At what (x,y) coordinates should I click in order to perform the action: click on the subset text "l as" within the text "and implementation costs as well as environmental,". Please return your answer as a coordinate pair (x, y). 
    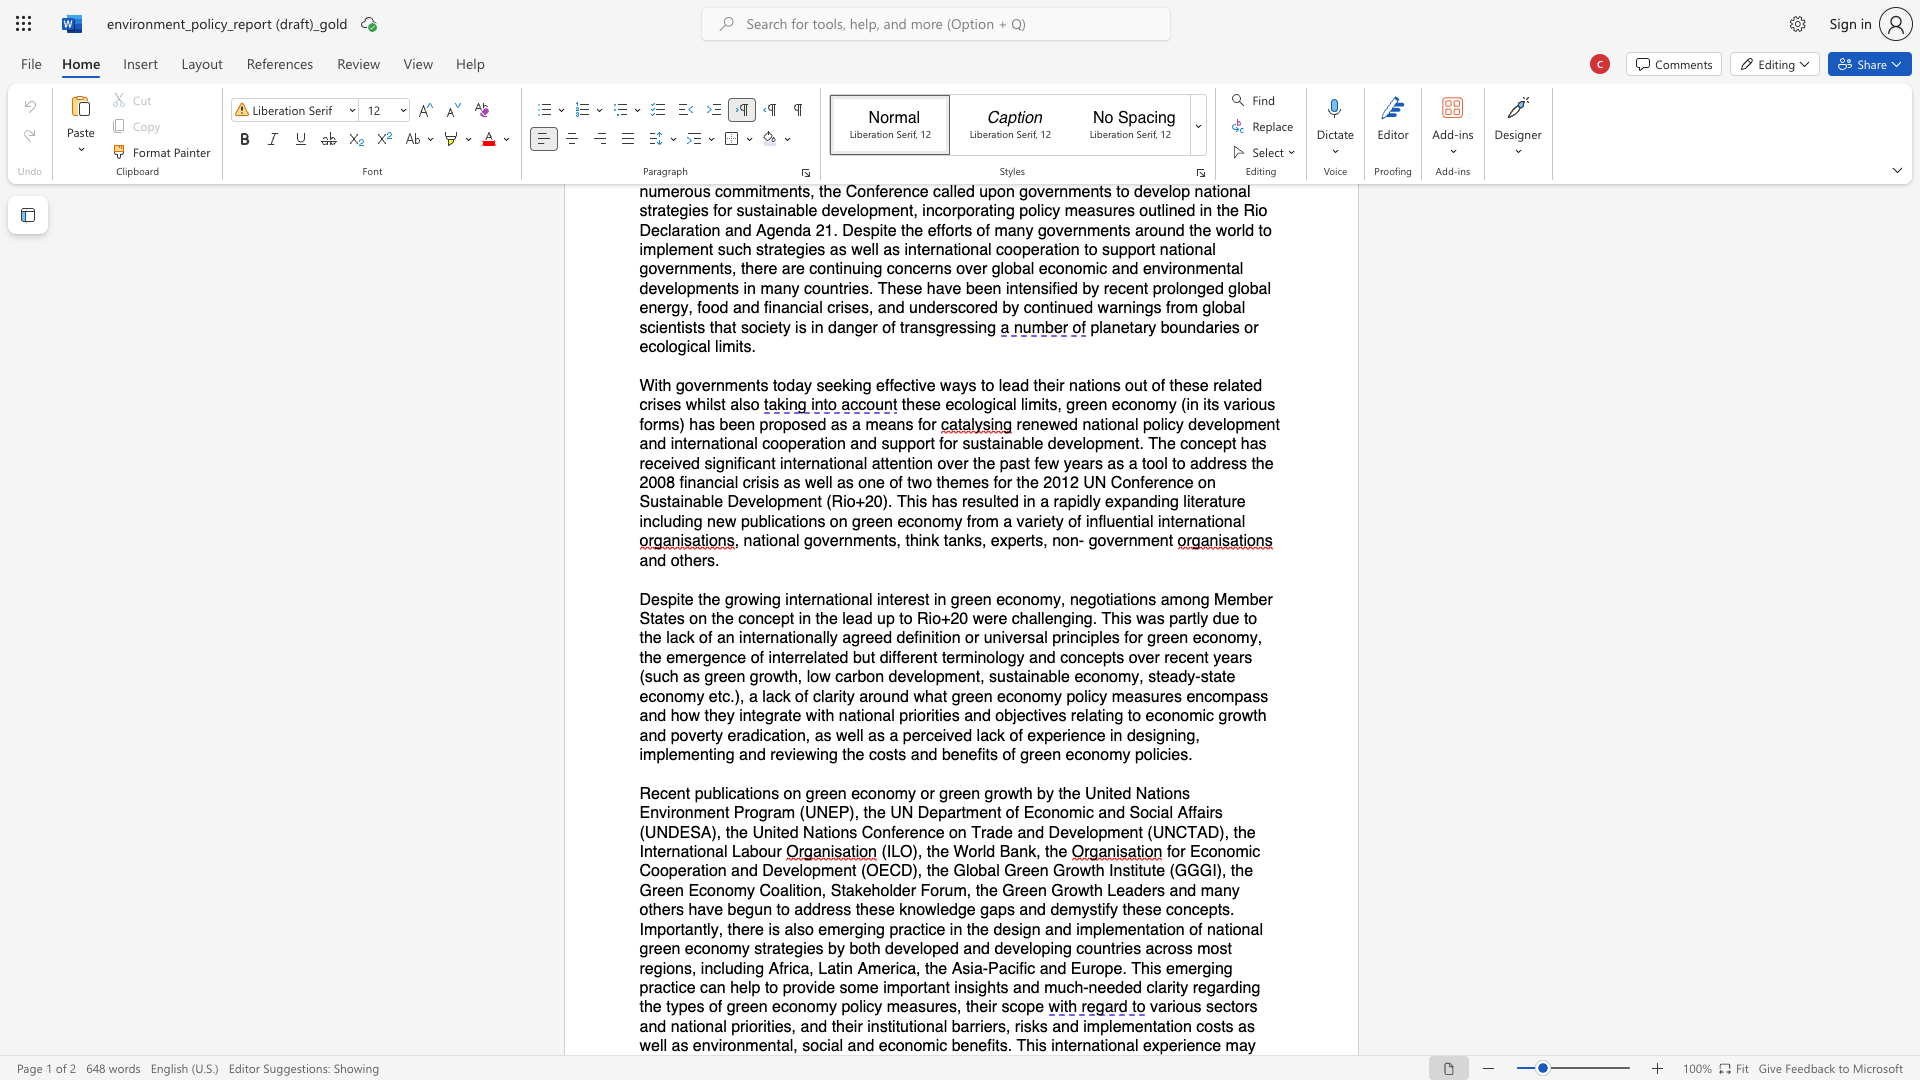
    Looking at the image, I should click on (663, 1045).